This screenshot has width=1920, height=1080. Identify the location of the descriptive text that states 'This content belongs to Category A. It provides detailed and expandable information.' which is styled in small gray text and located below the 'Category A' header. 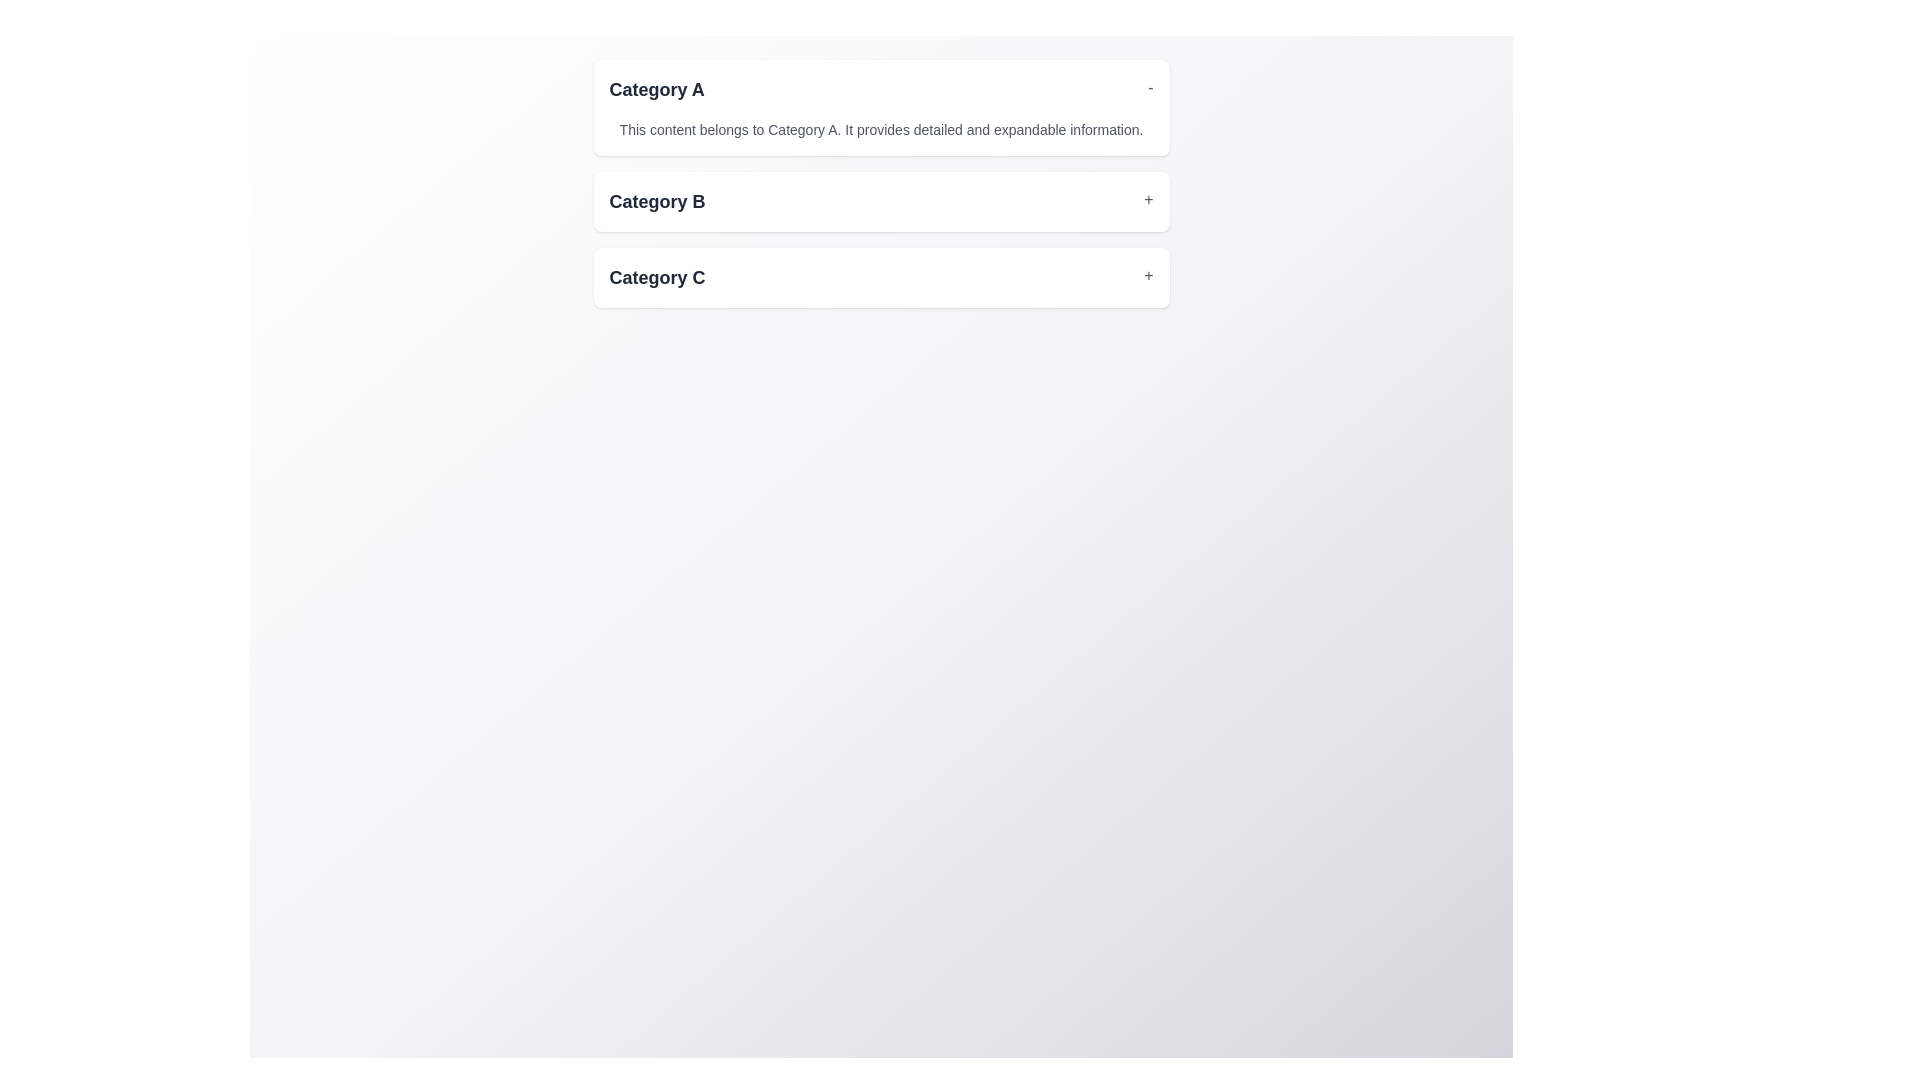
(880, 122).